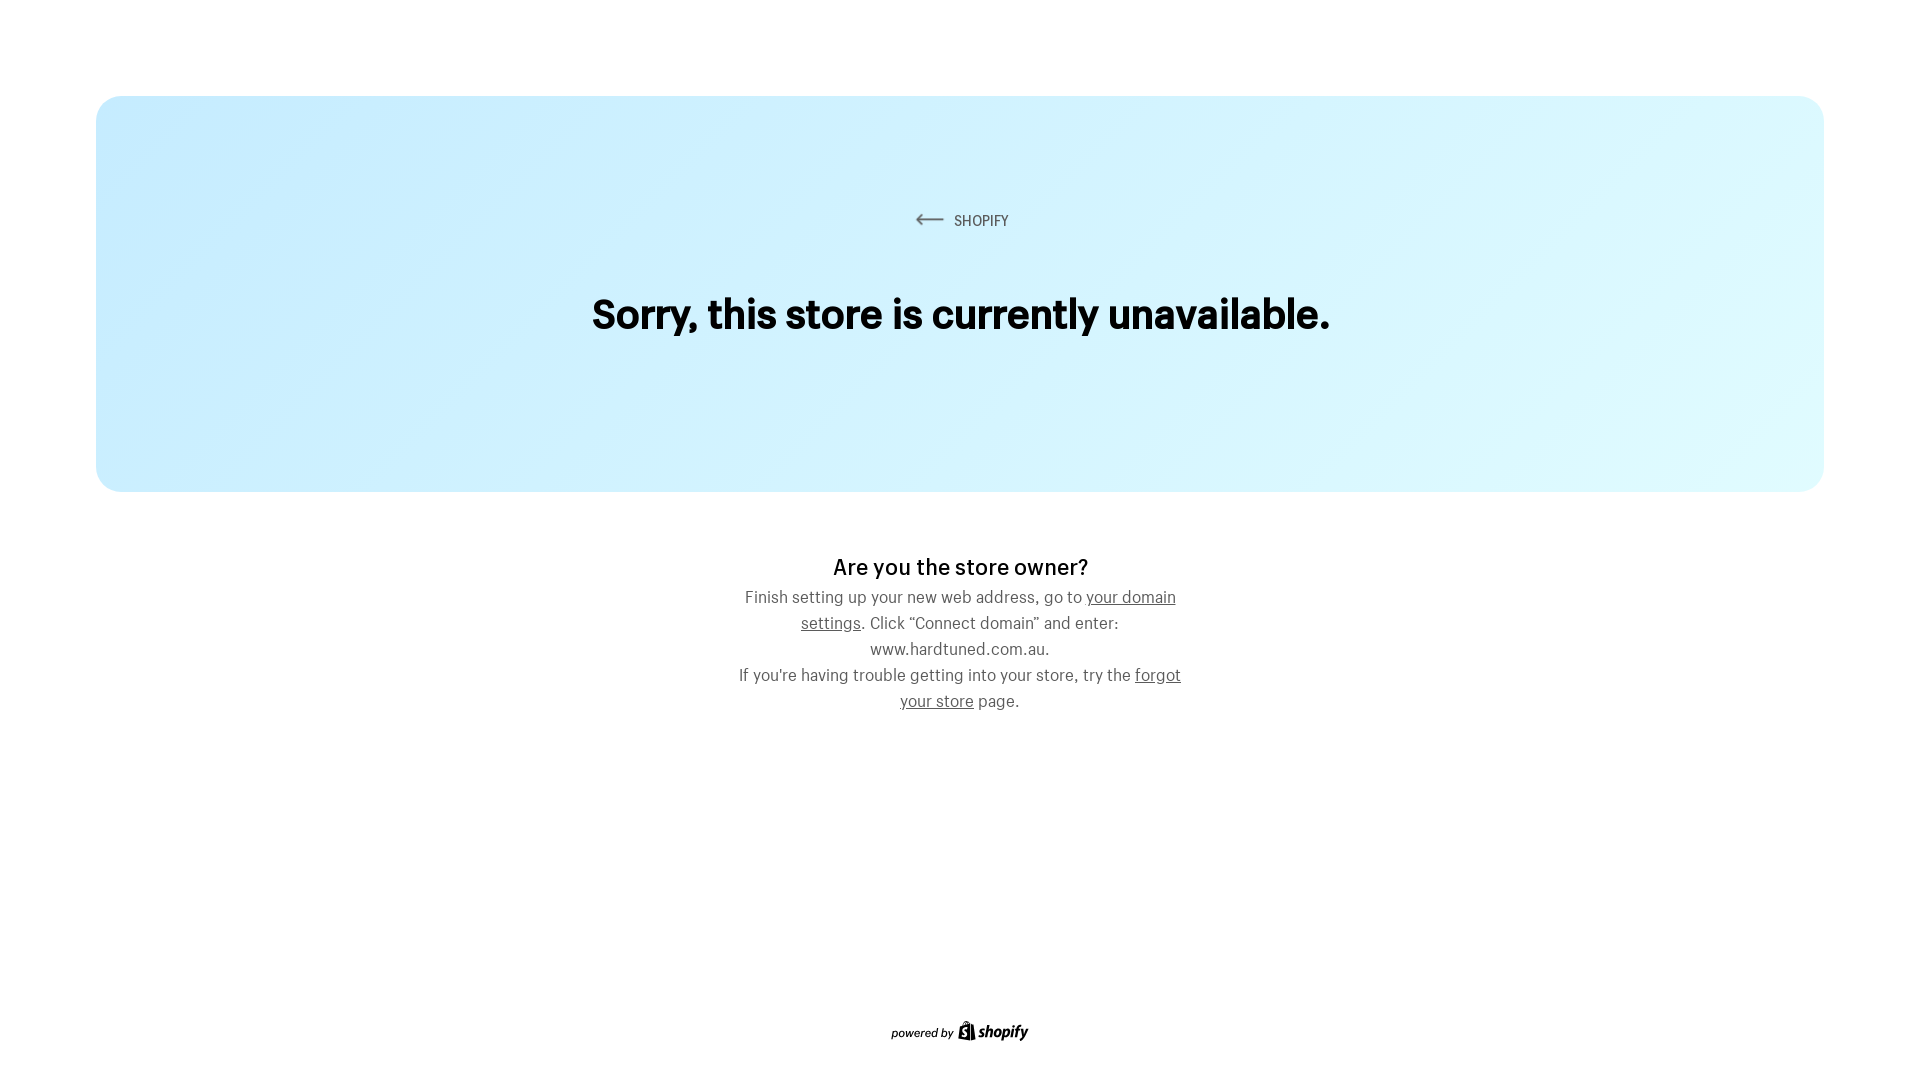 This screenshot has width=1920, height=1080. What do you see at coordinates (988, 605) in the screenshot?
I see `'your domain settings'` at bounding box center [988, 605].